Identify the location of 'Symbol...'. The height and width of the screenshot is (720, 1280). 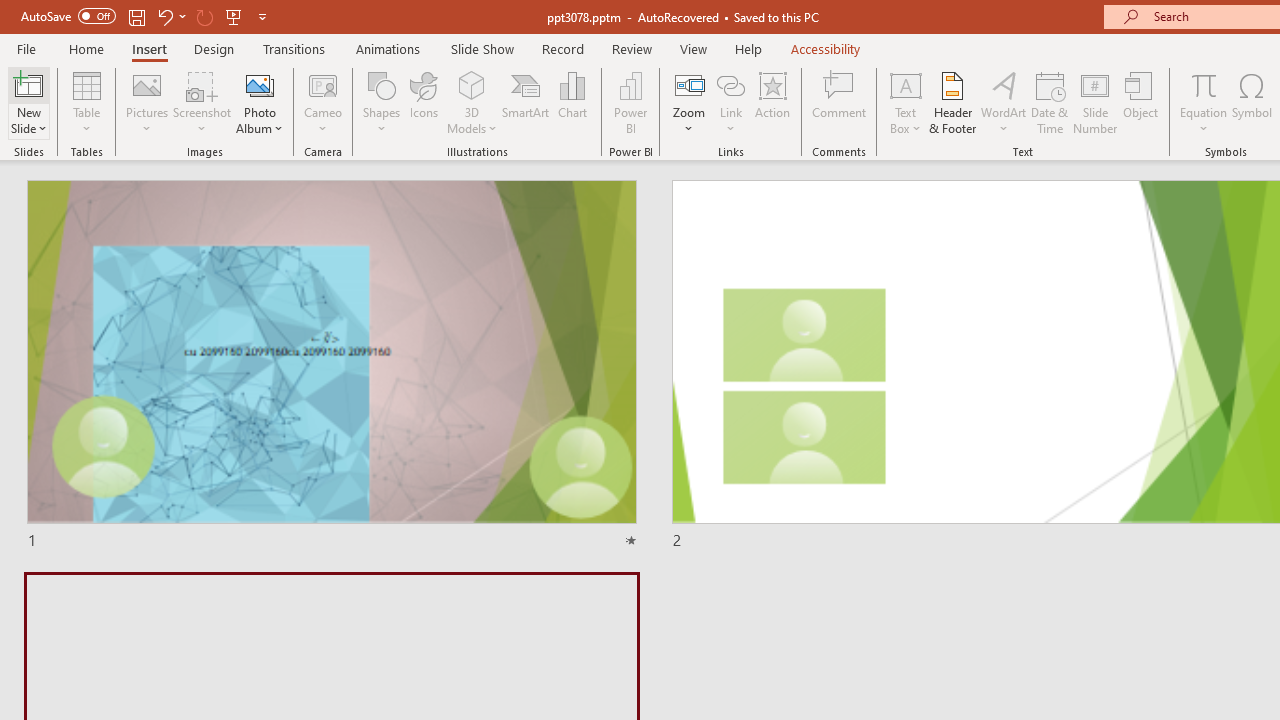
(1251, 103).